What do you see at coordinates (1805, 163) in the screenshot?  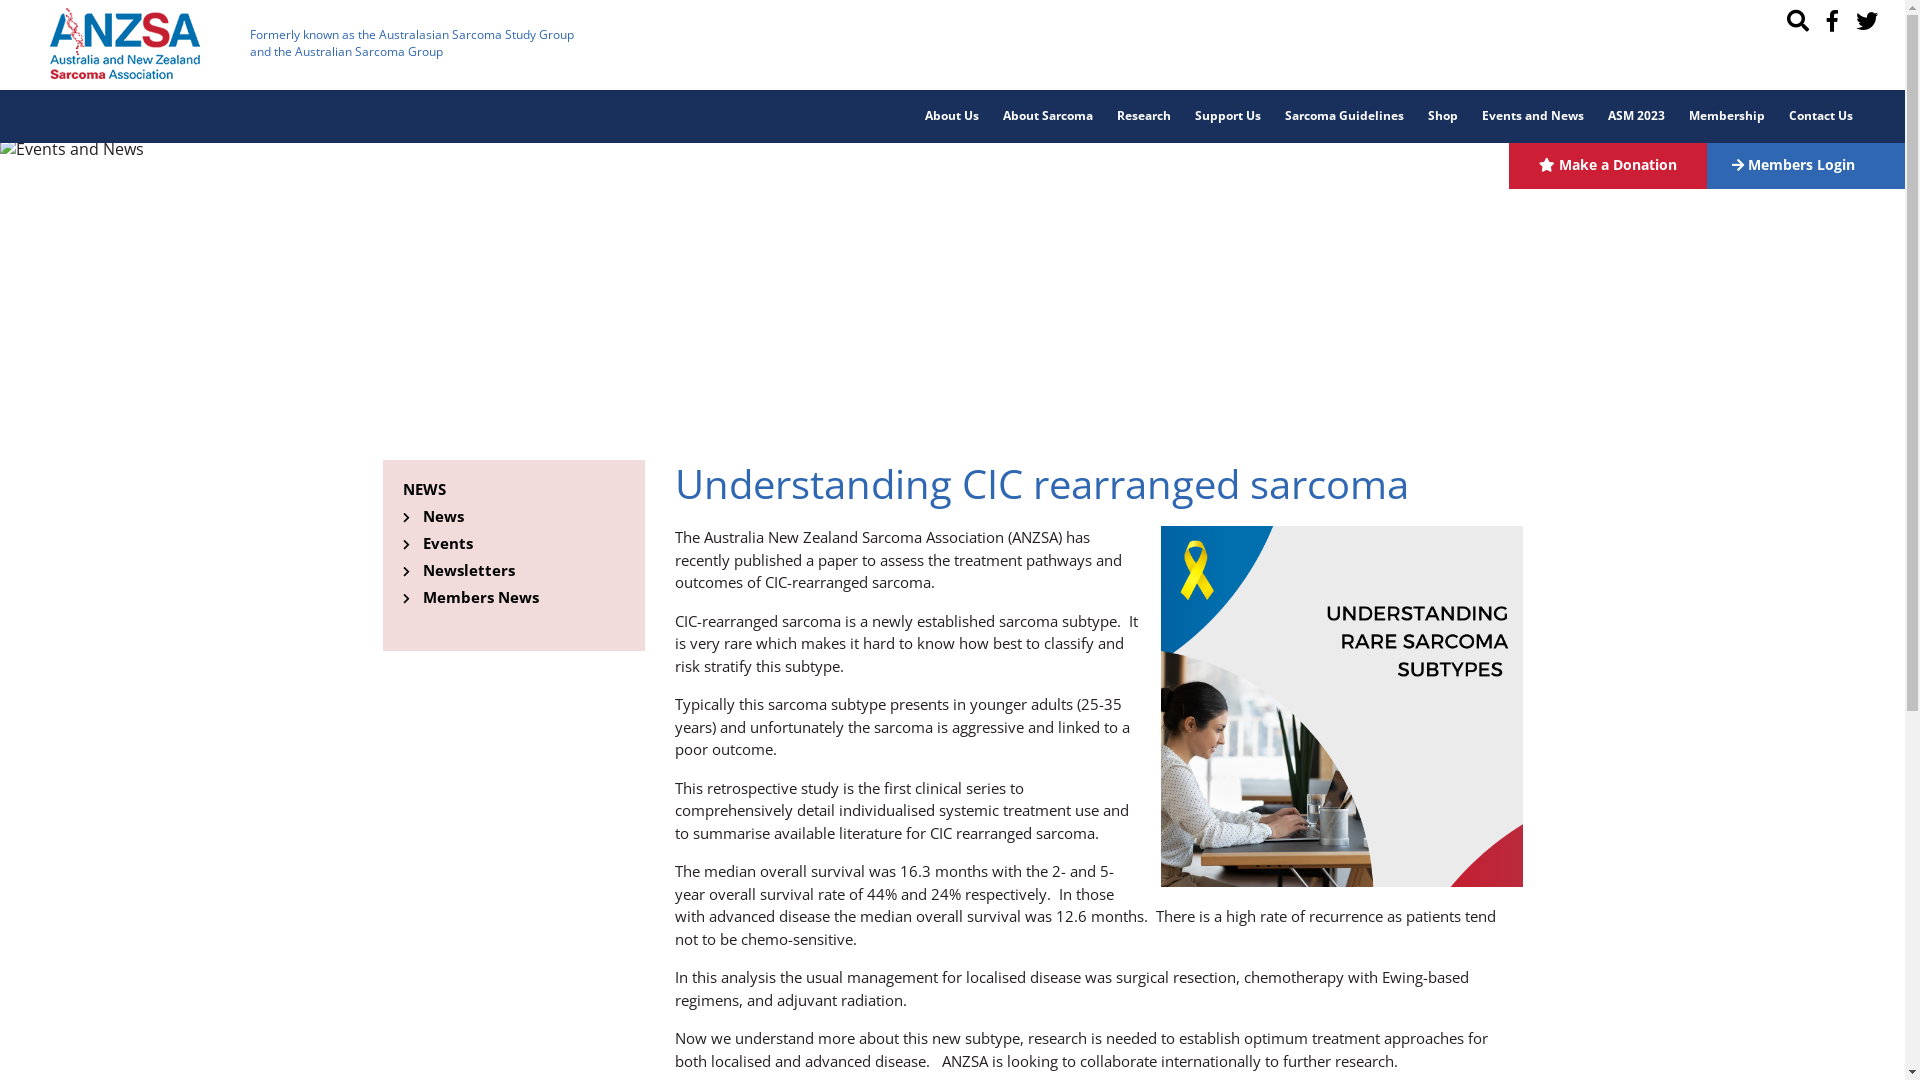 I see `'Members Login'` at bounding box center [1805, 163].